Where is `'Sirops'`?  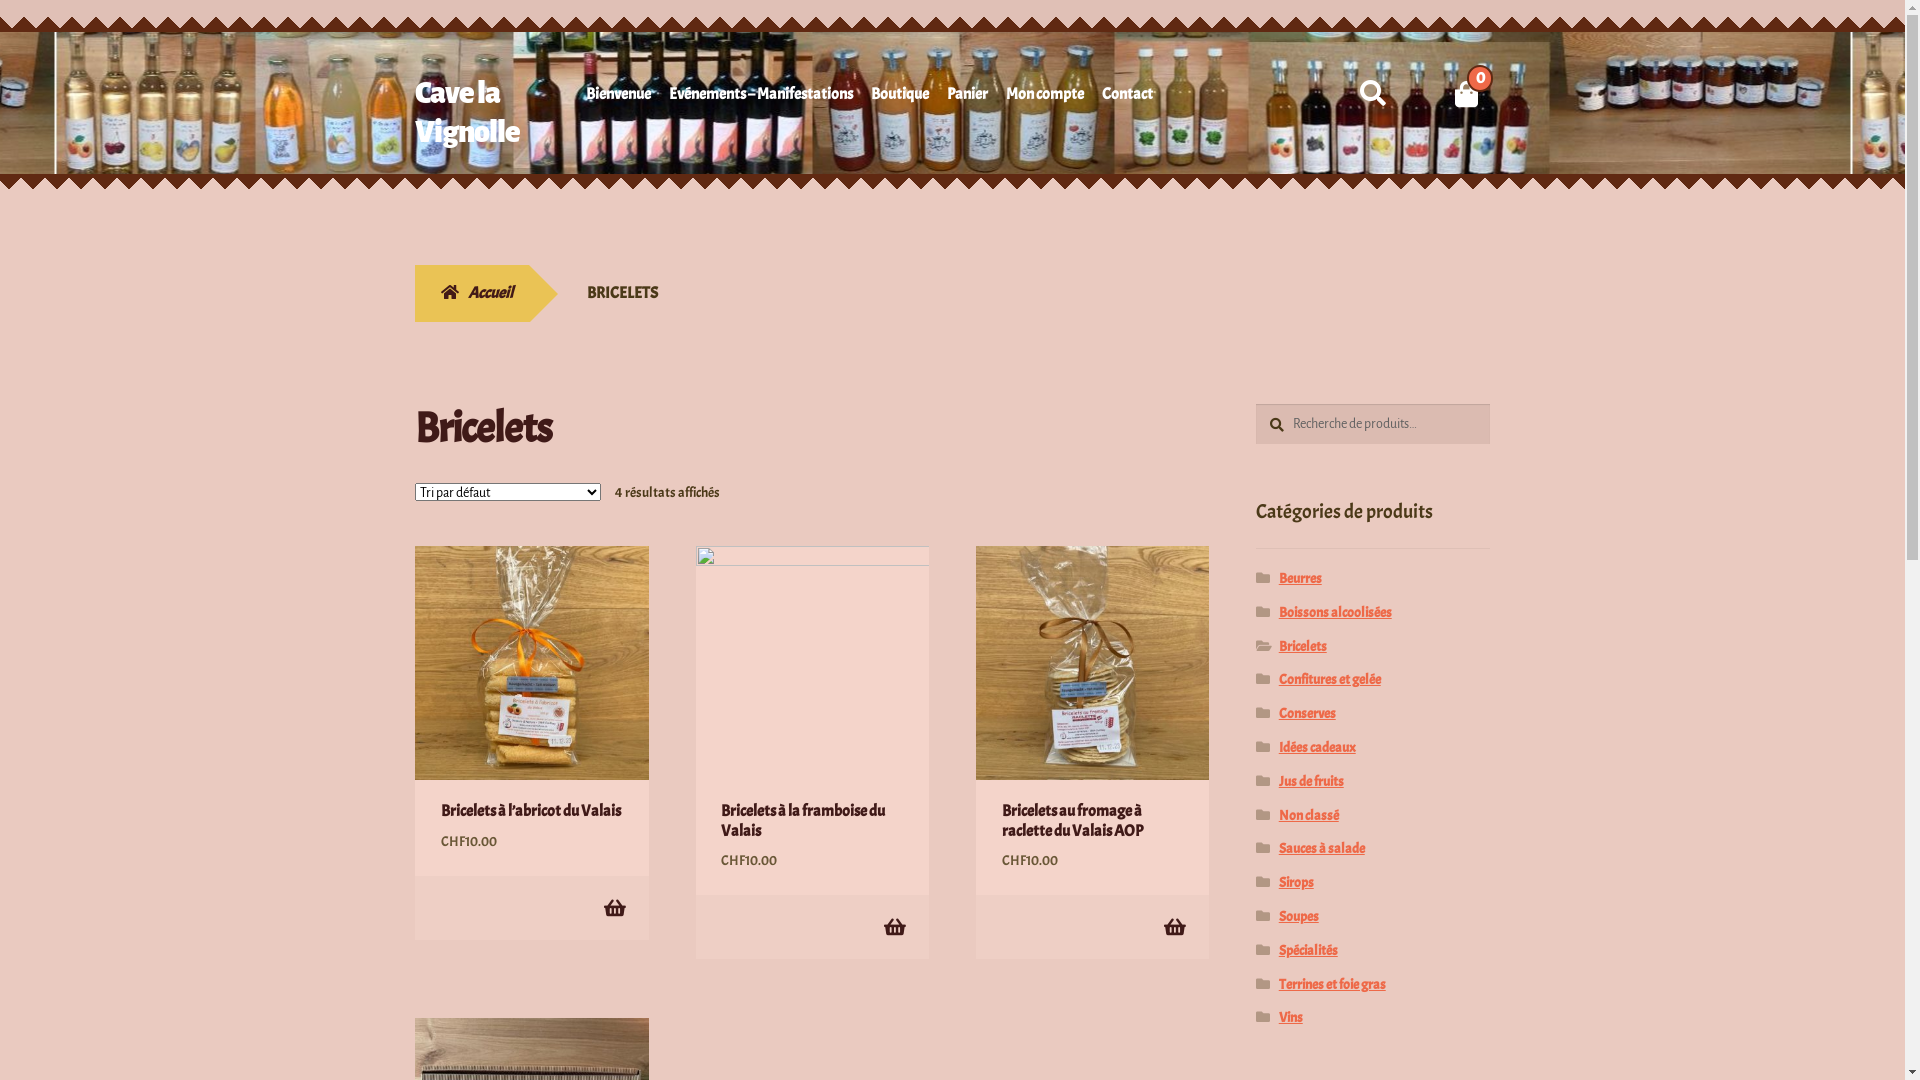
'Sirops' is located at coordinates (1296, 881).